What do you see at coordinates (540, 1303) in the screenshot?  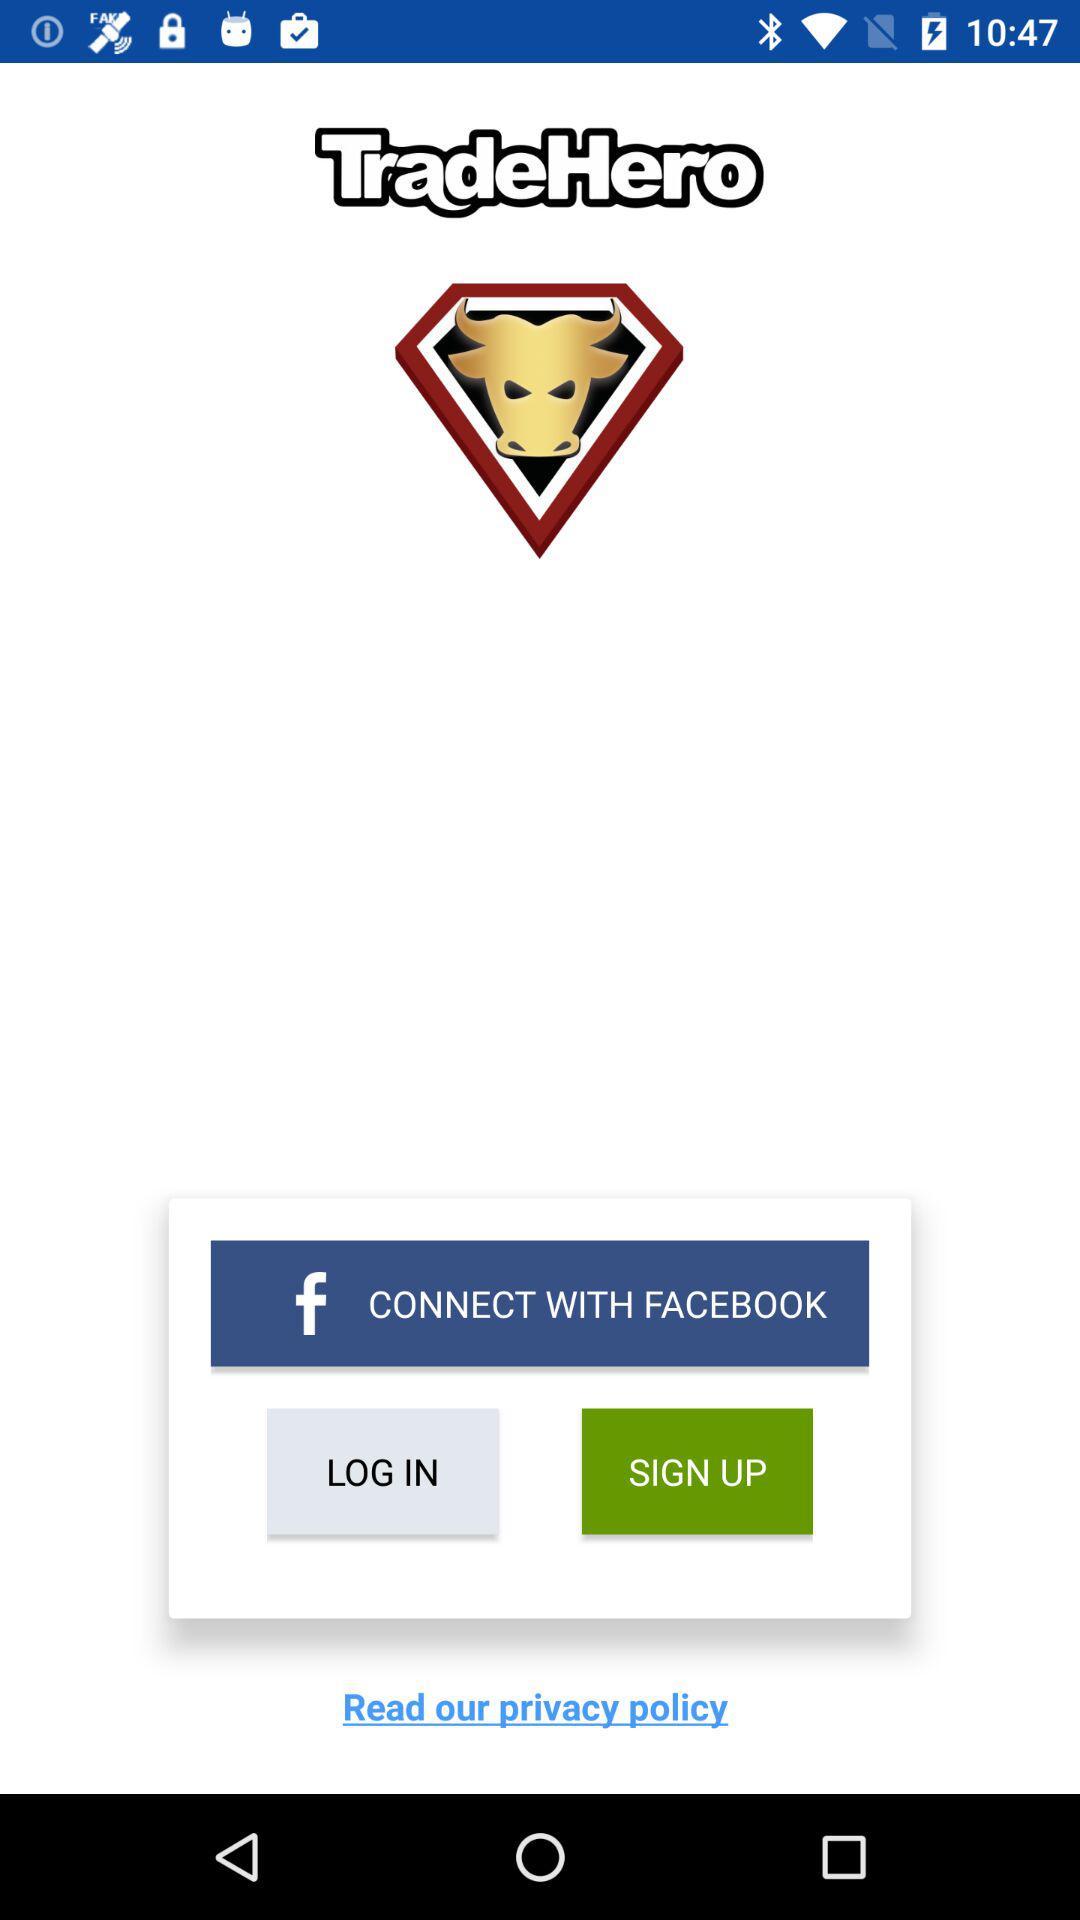 I see `item above the log in item` at bounding box center [540, 1303].